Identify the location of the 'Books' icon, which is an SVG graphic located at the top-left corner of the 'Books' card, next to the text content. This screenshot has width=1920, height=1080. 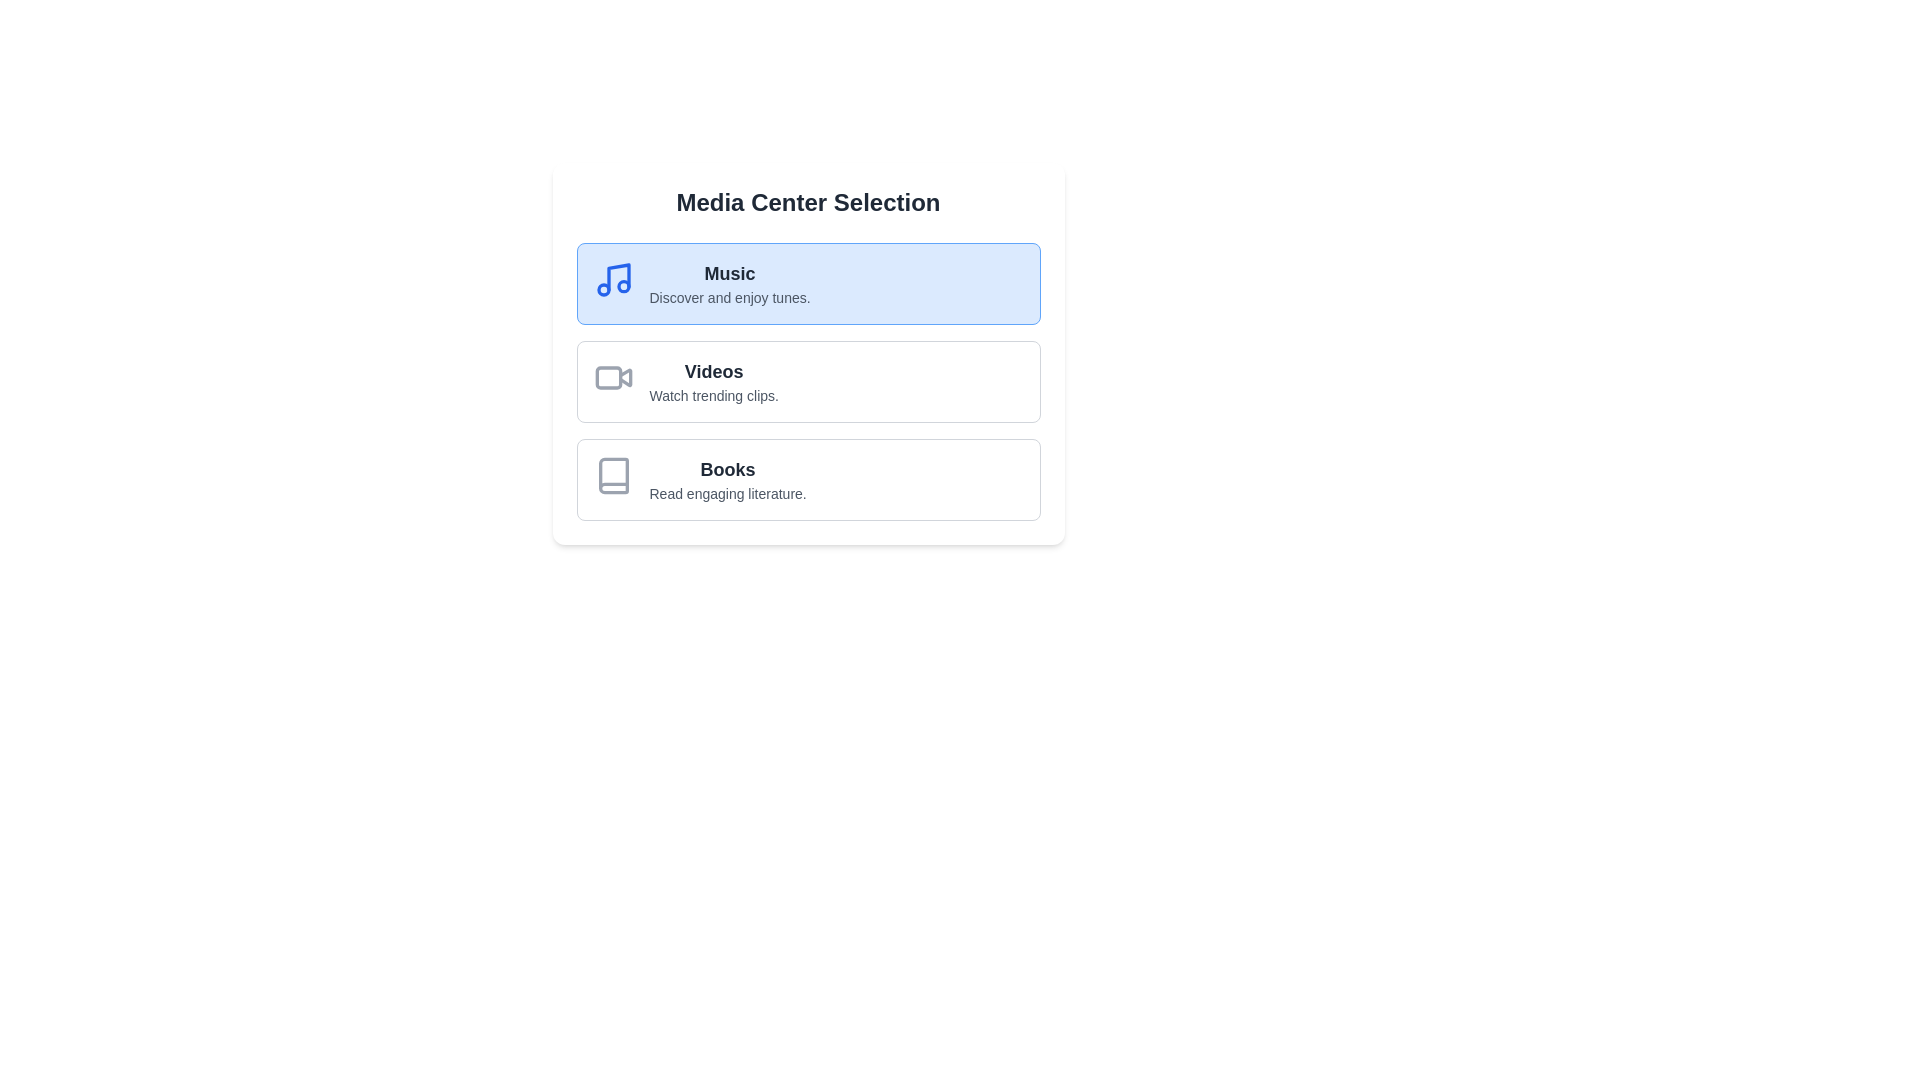
(612, 475).